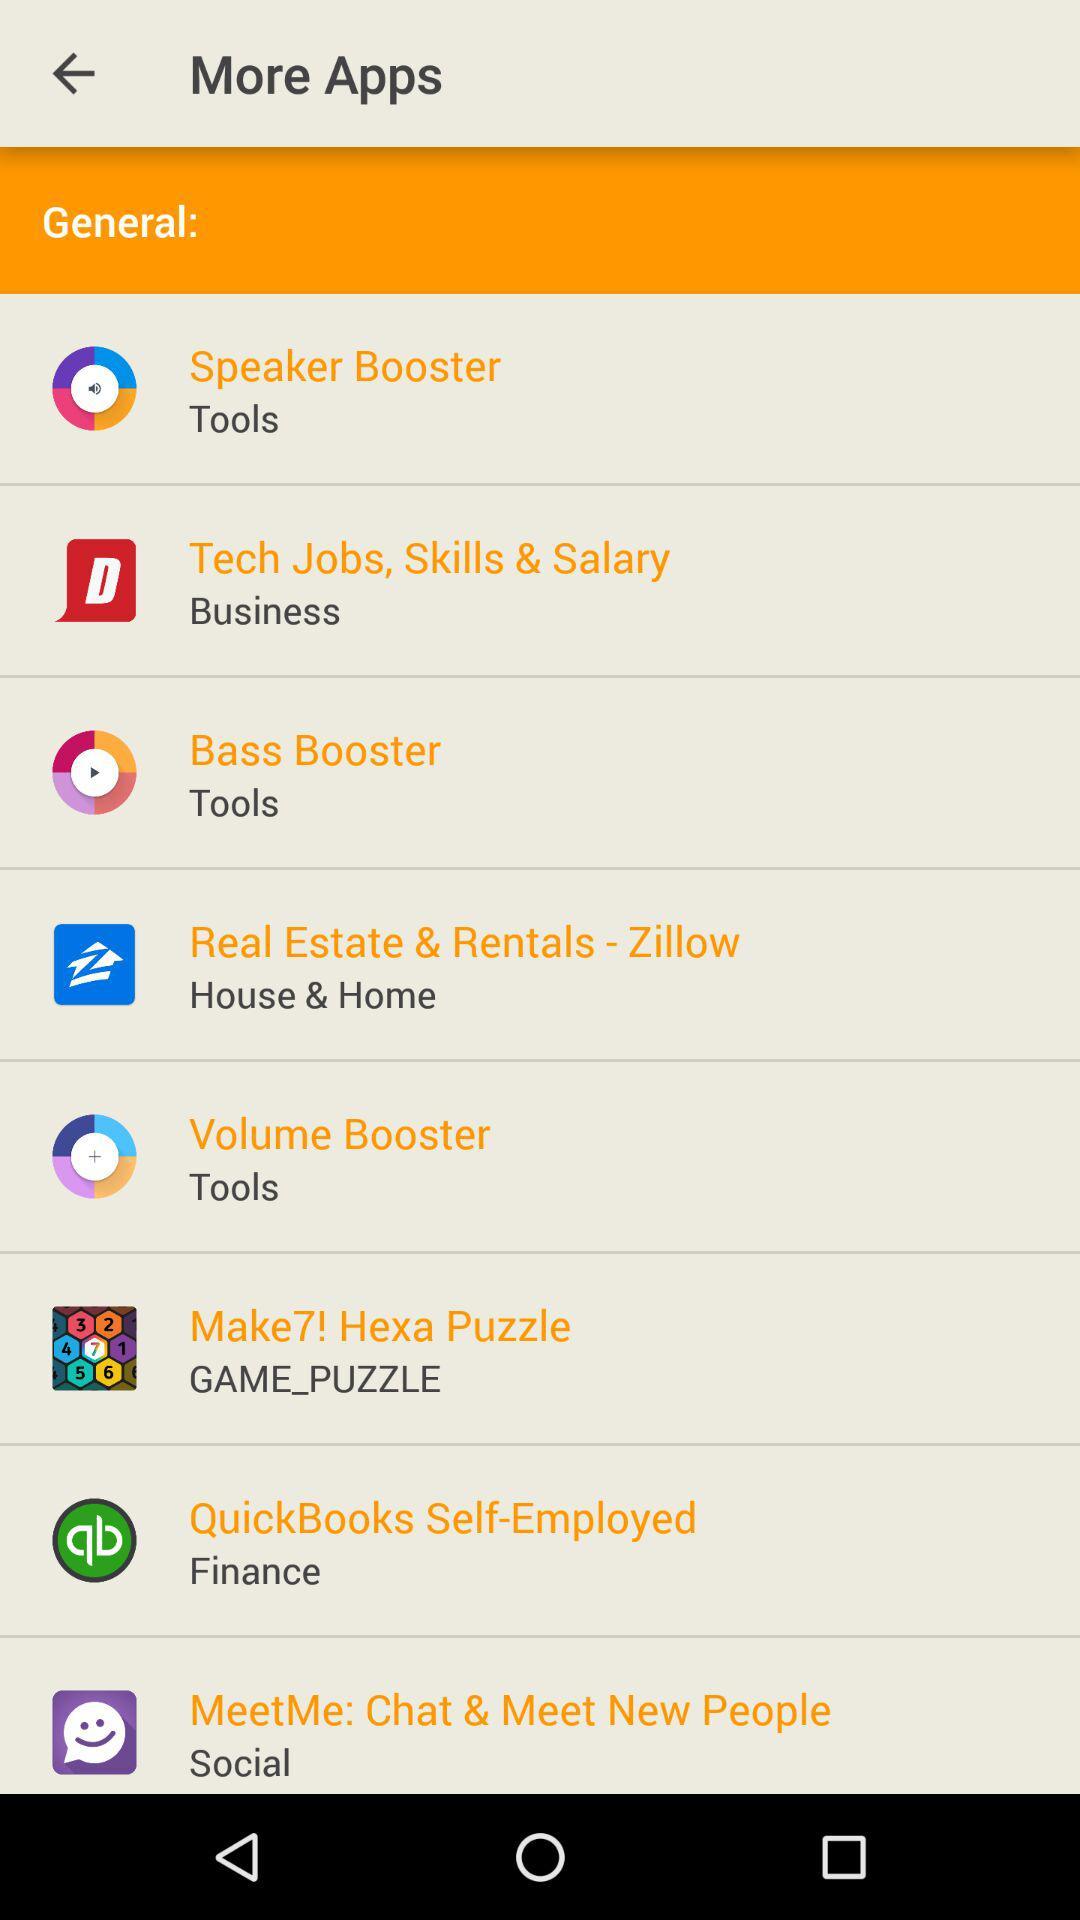 This screenshot has width=1080, height=1920. I want to click on game_puzzle icon, so click(315, 1376).